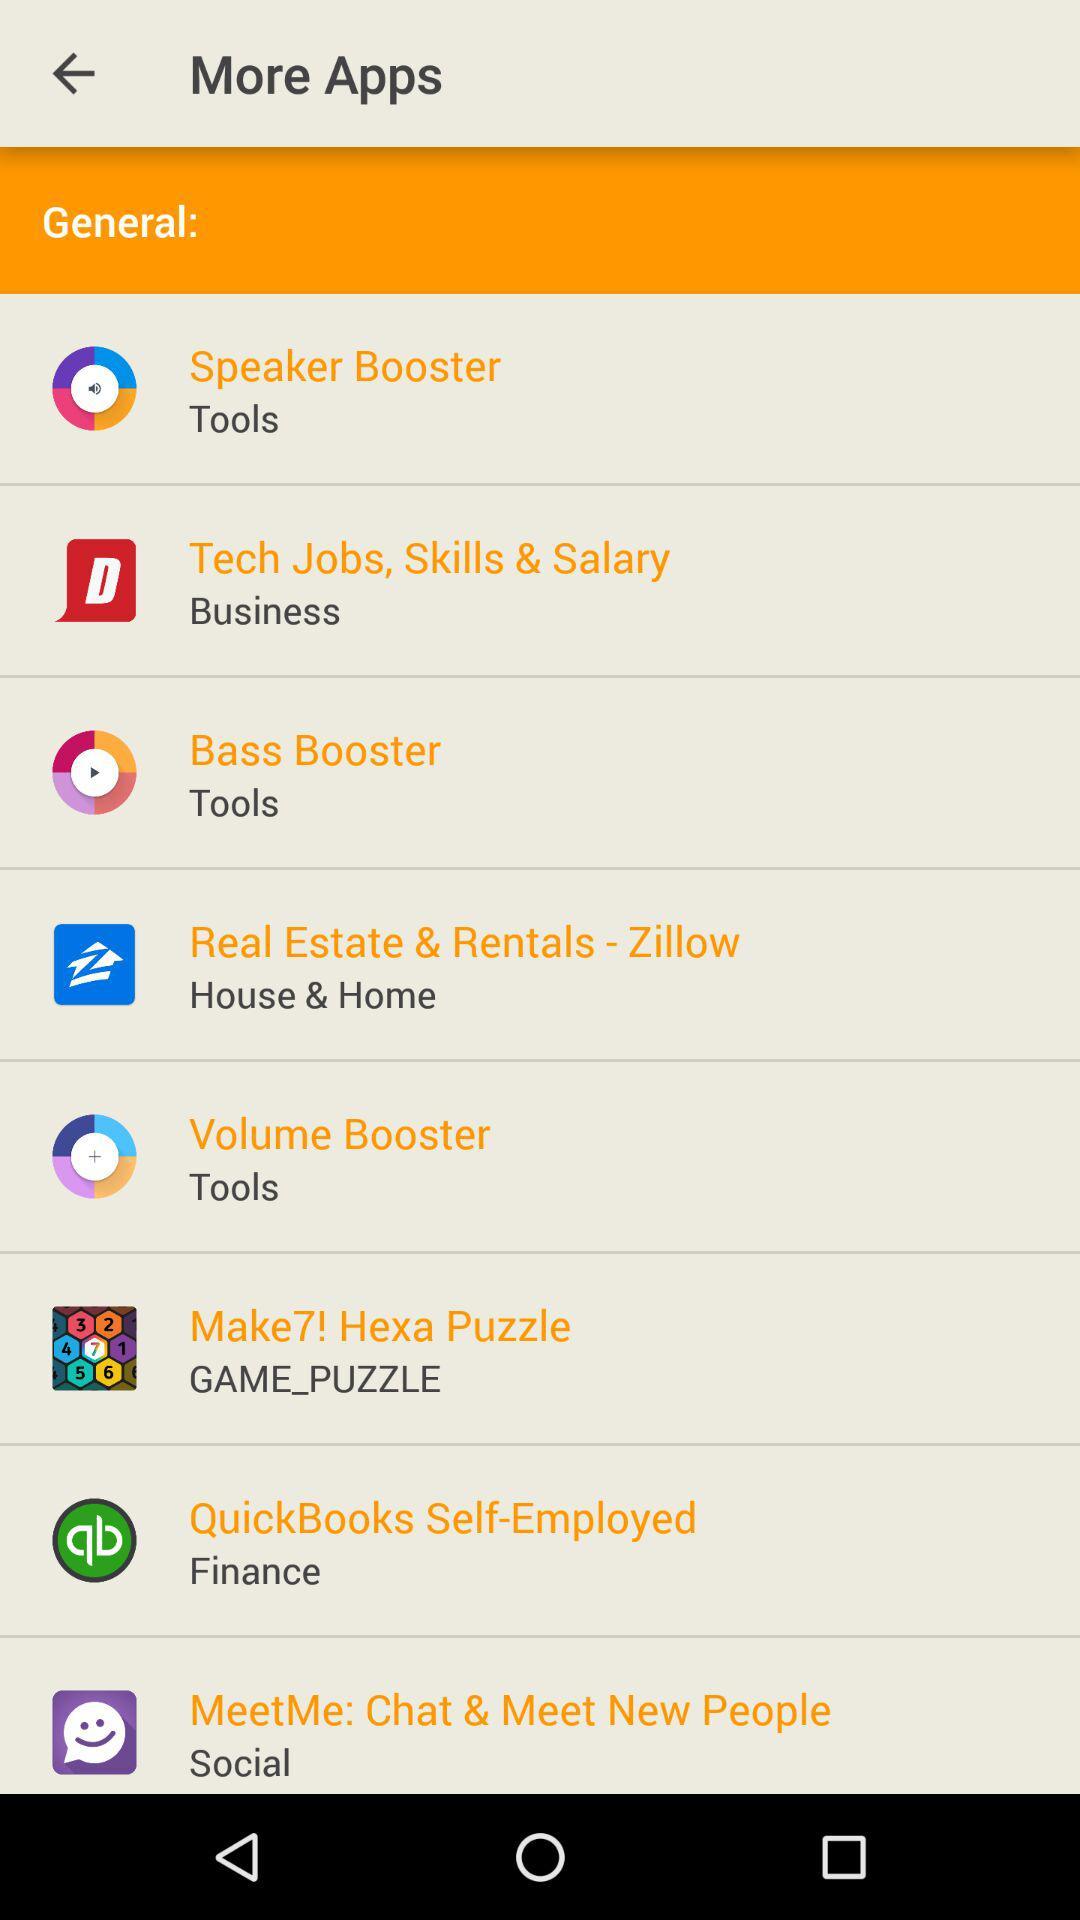 This screenshot has width=1080, height=1920. I want to click on game_puzzle icon, so click(315, 1376).